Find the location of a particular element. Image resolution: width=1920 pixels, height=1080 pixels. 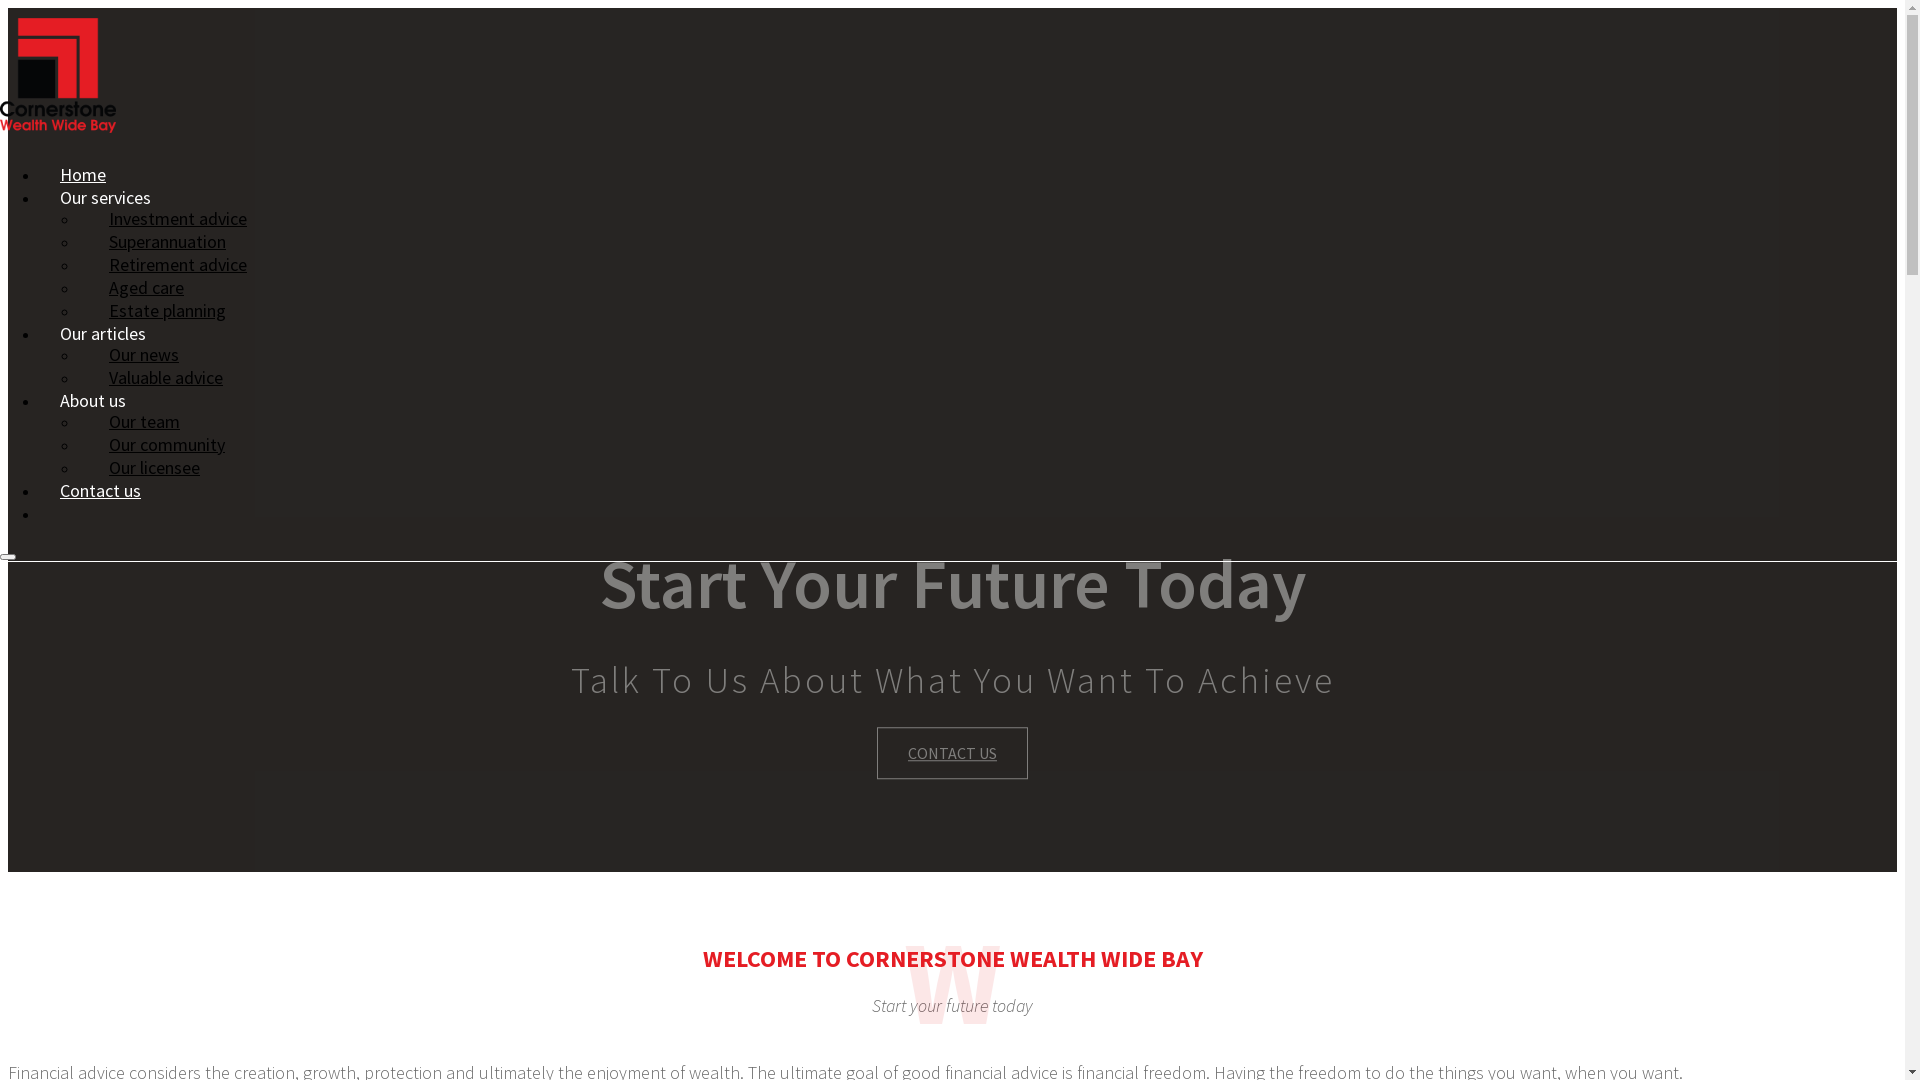

'Investment advice' is located at coordinates (177, 218).